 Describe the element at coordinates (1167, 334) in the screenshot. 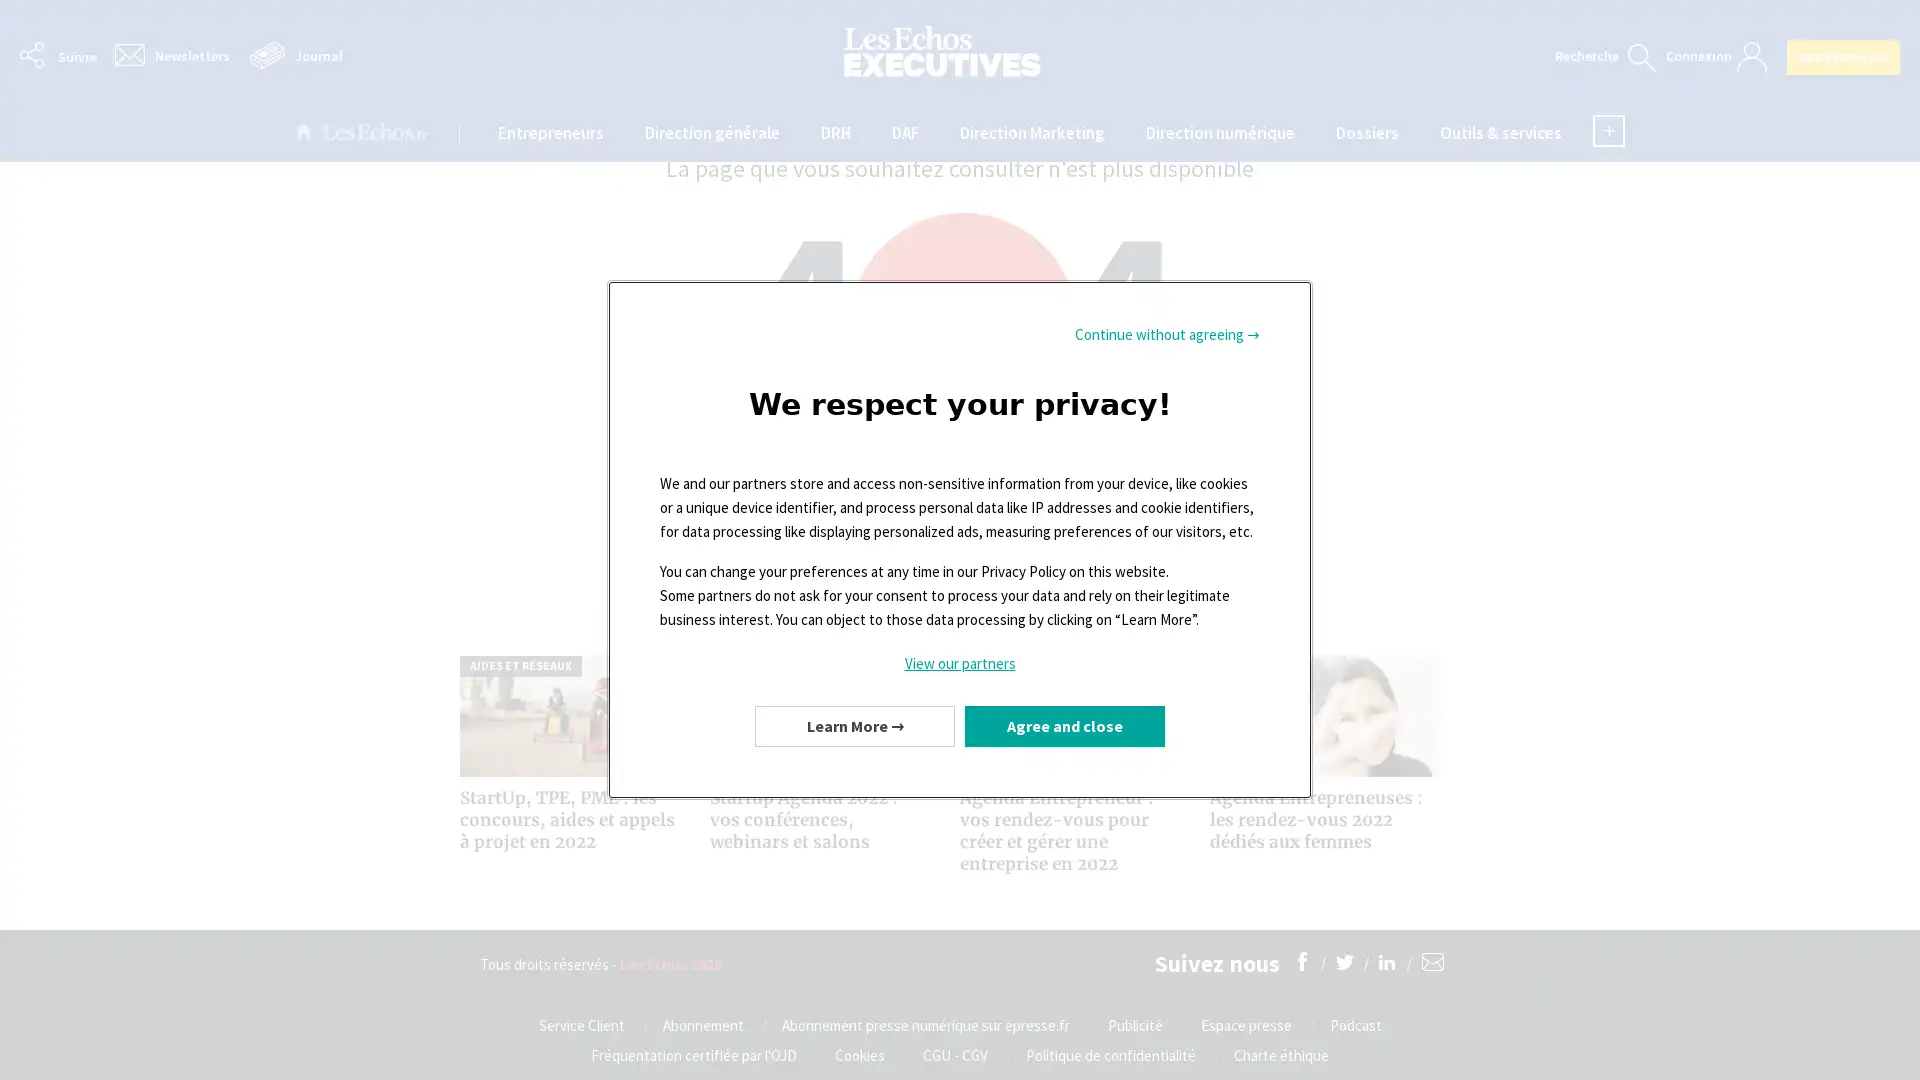

I see `Continue without agreeing` at that location.